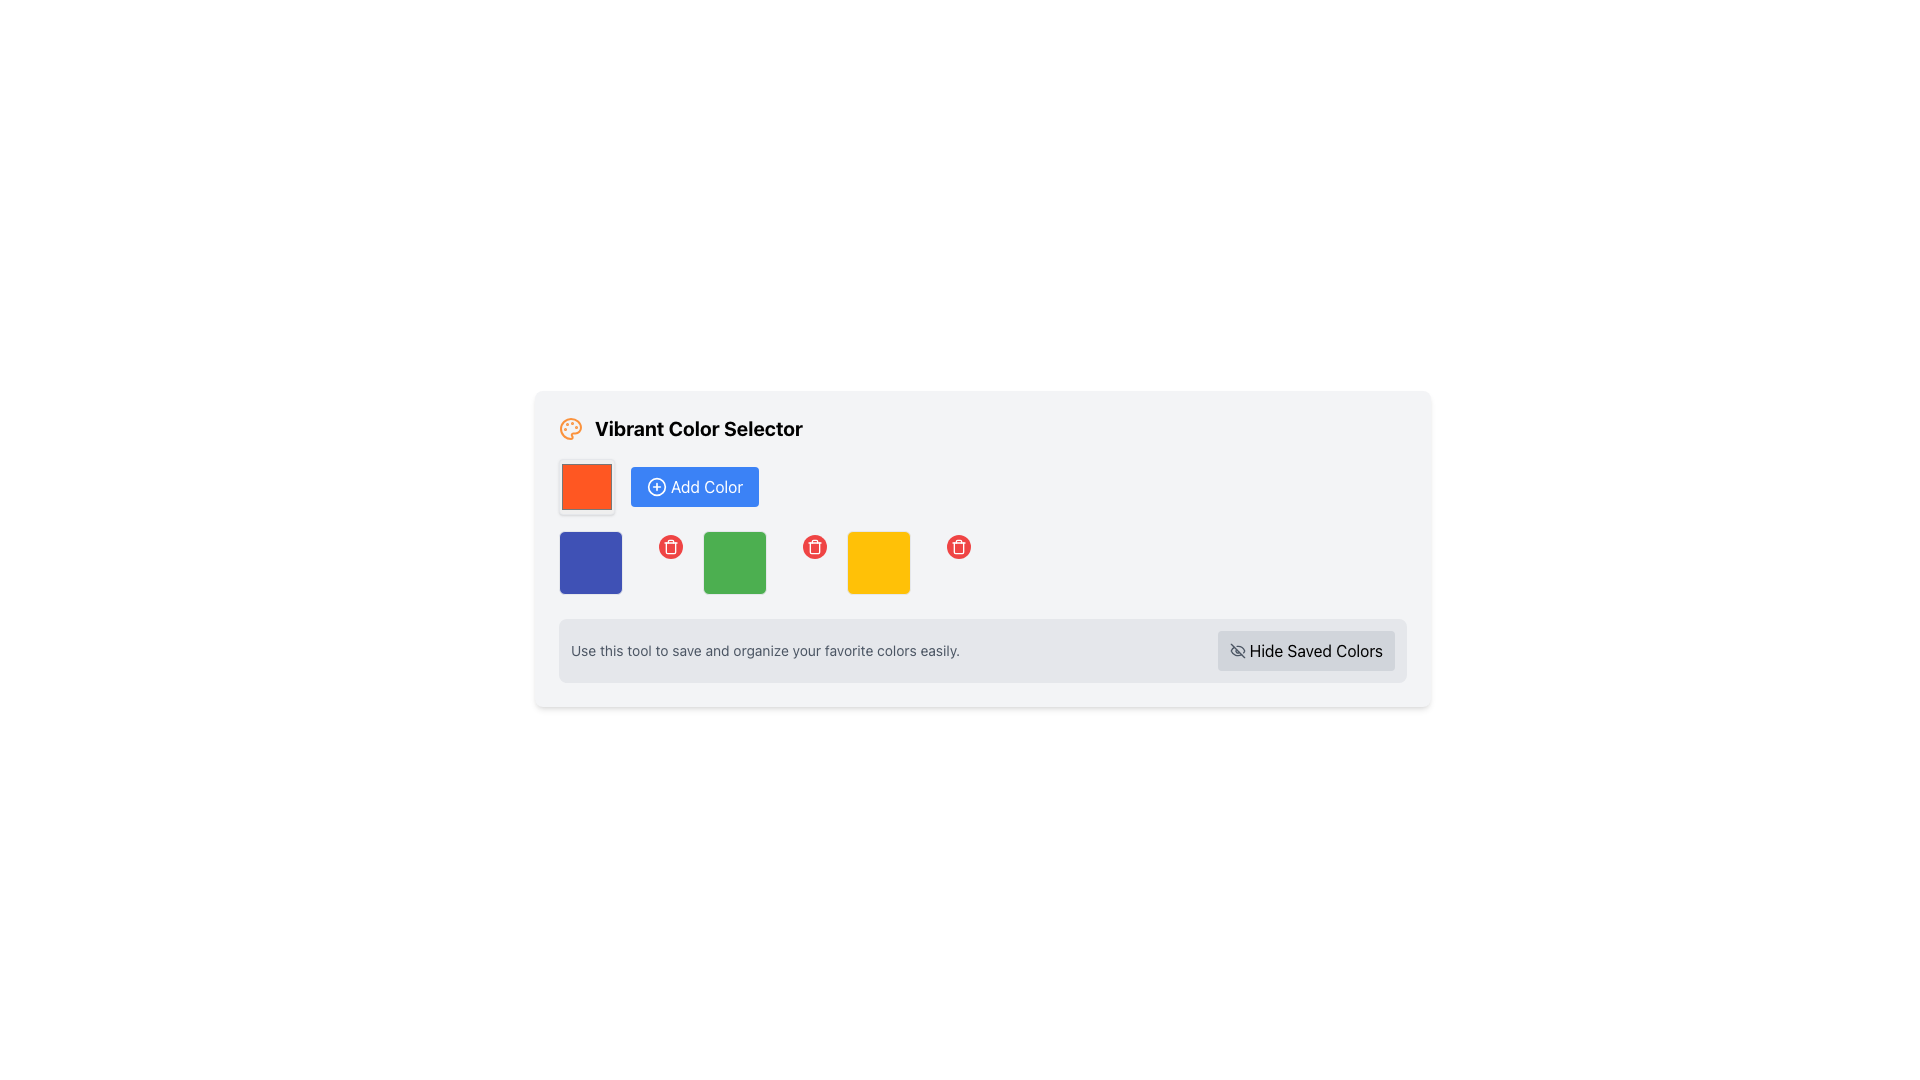 This screenshot has width=1920, height=1080. Describe the element at coordinates (1236, 651) in the screenshot. I see `the diagonal crossing line within the eye-shaped SVG icon located in the top-right corner of the interface, near the 'Hide Saved Colors' button` at that location.